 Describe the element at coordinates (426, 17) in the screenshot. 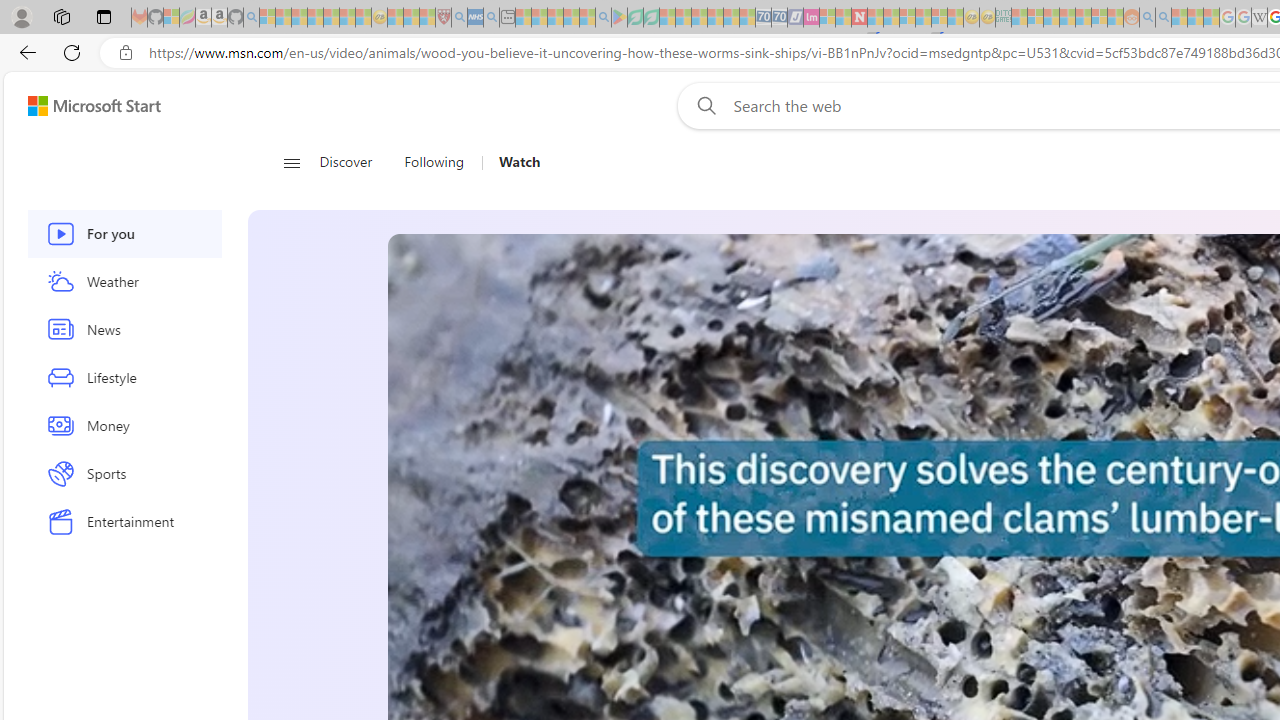

I see `'Local - MSN - Sleeping'` at that location.